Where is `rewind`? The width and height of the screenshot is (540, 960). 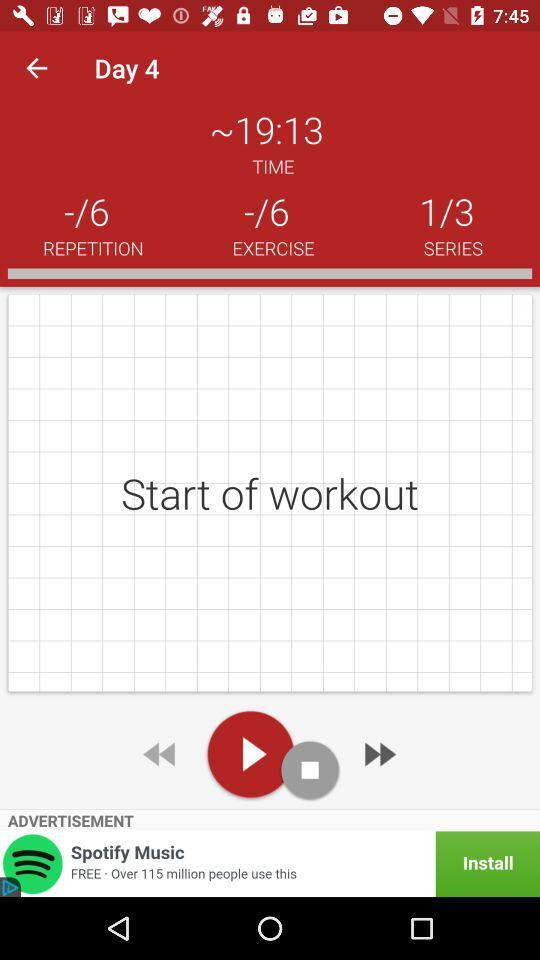 rewind is located at coordinates (160, 753).